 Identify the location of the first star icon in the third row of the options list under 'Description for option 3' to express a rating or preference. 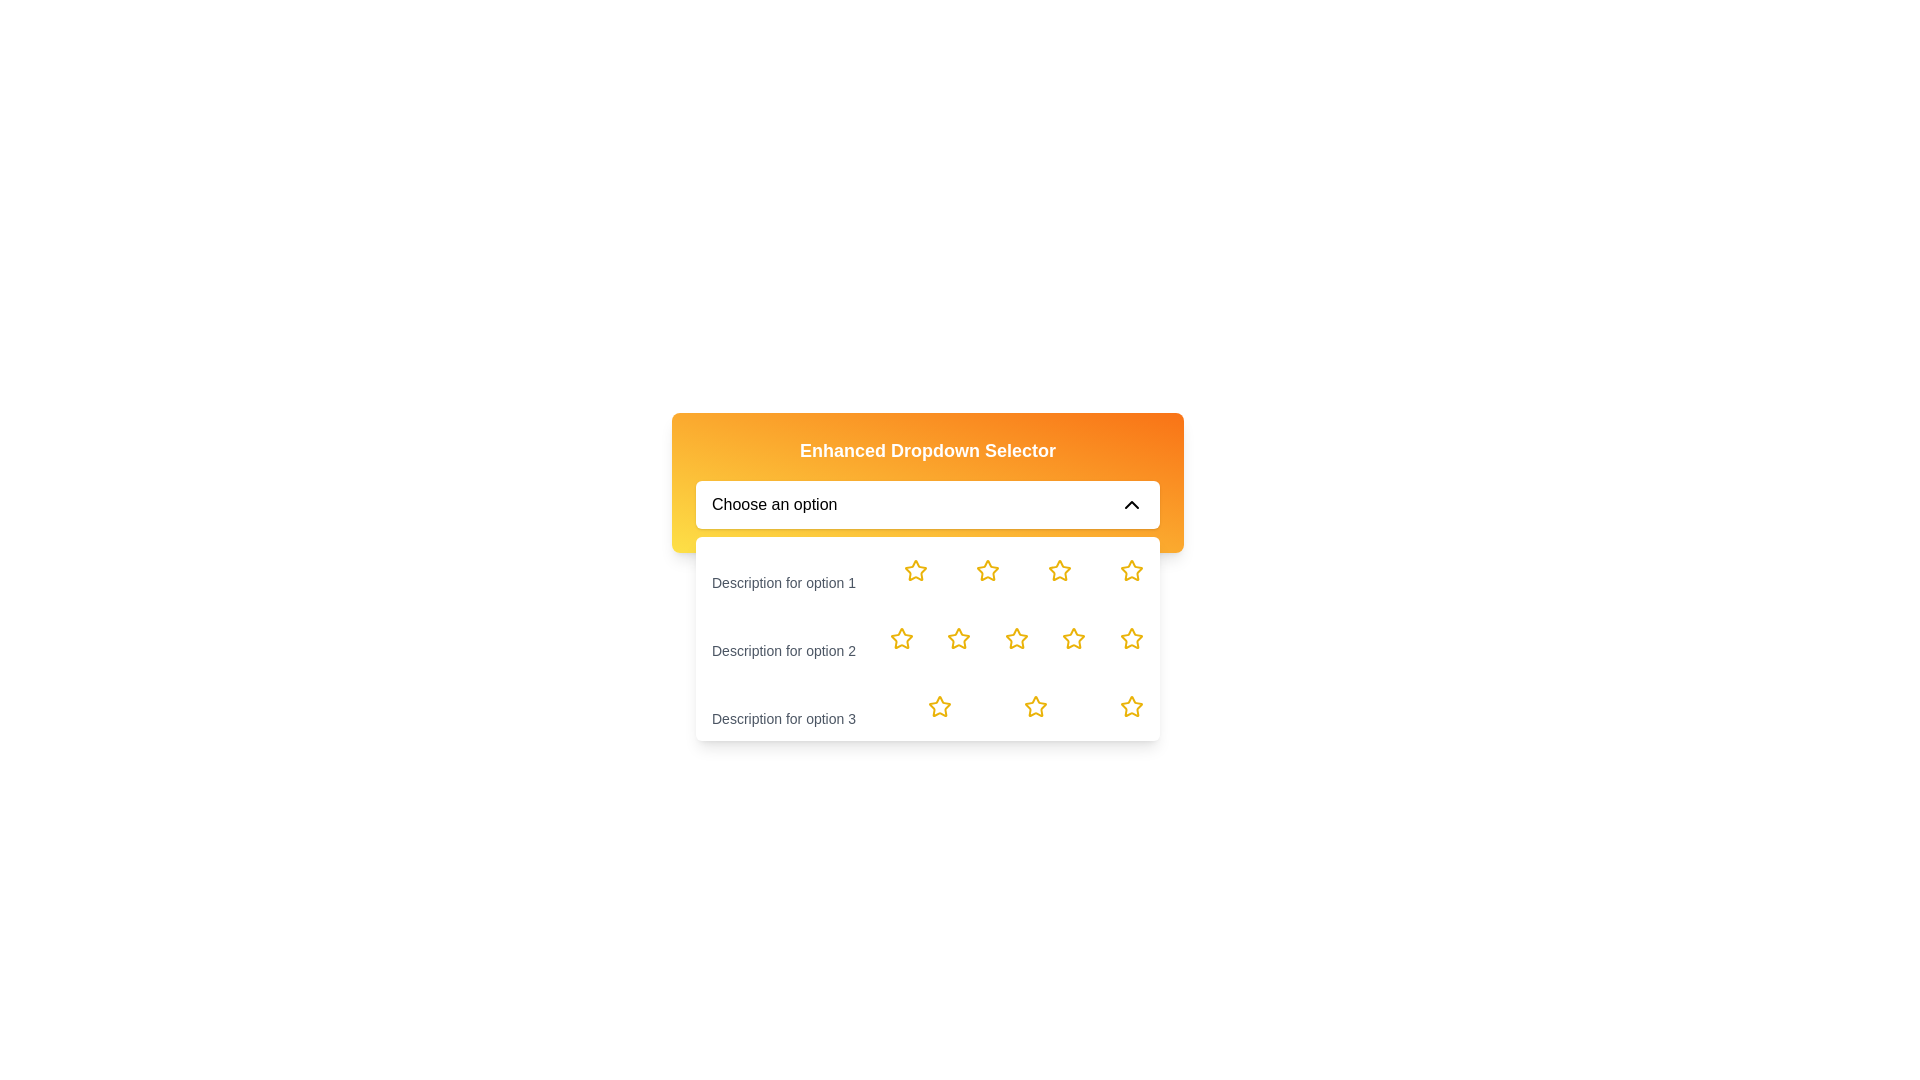
(939, 705).